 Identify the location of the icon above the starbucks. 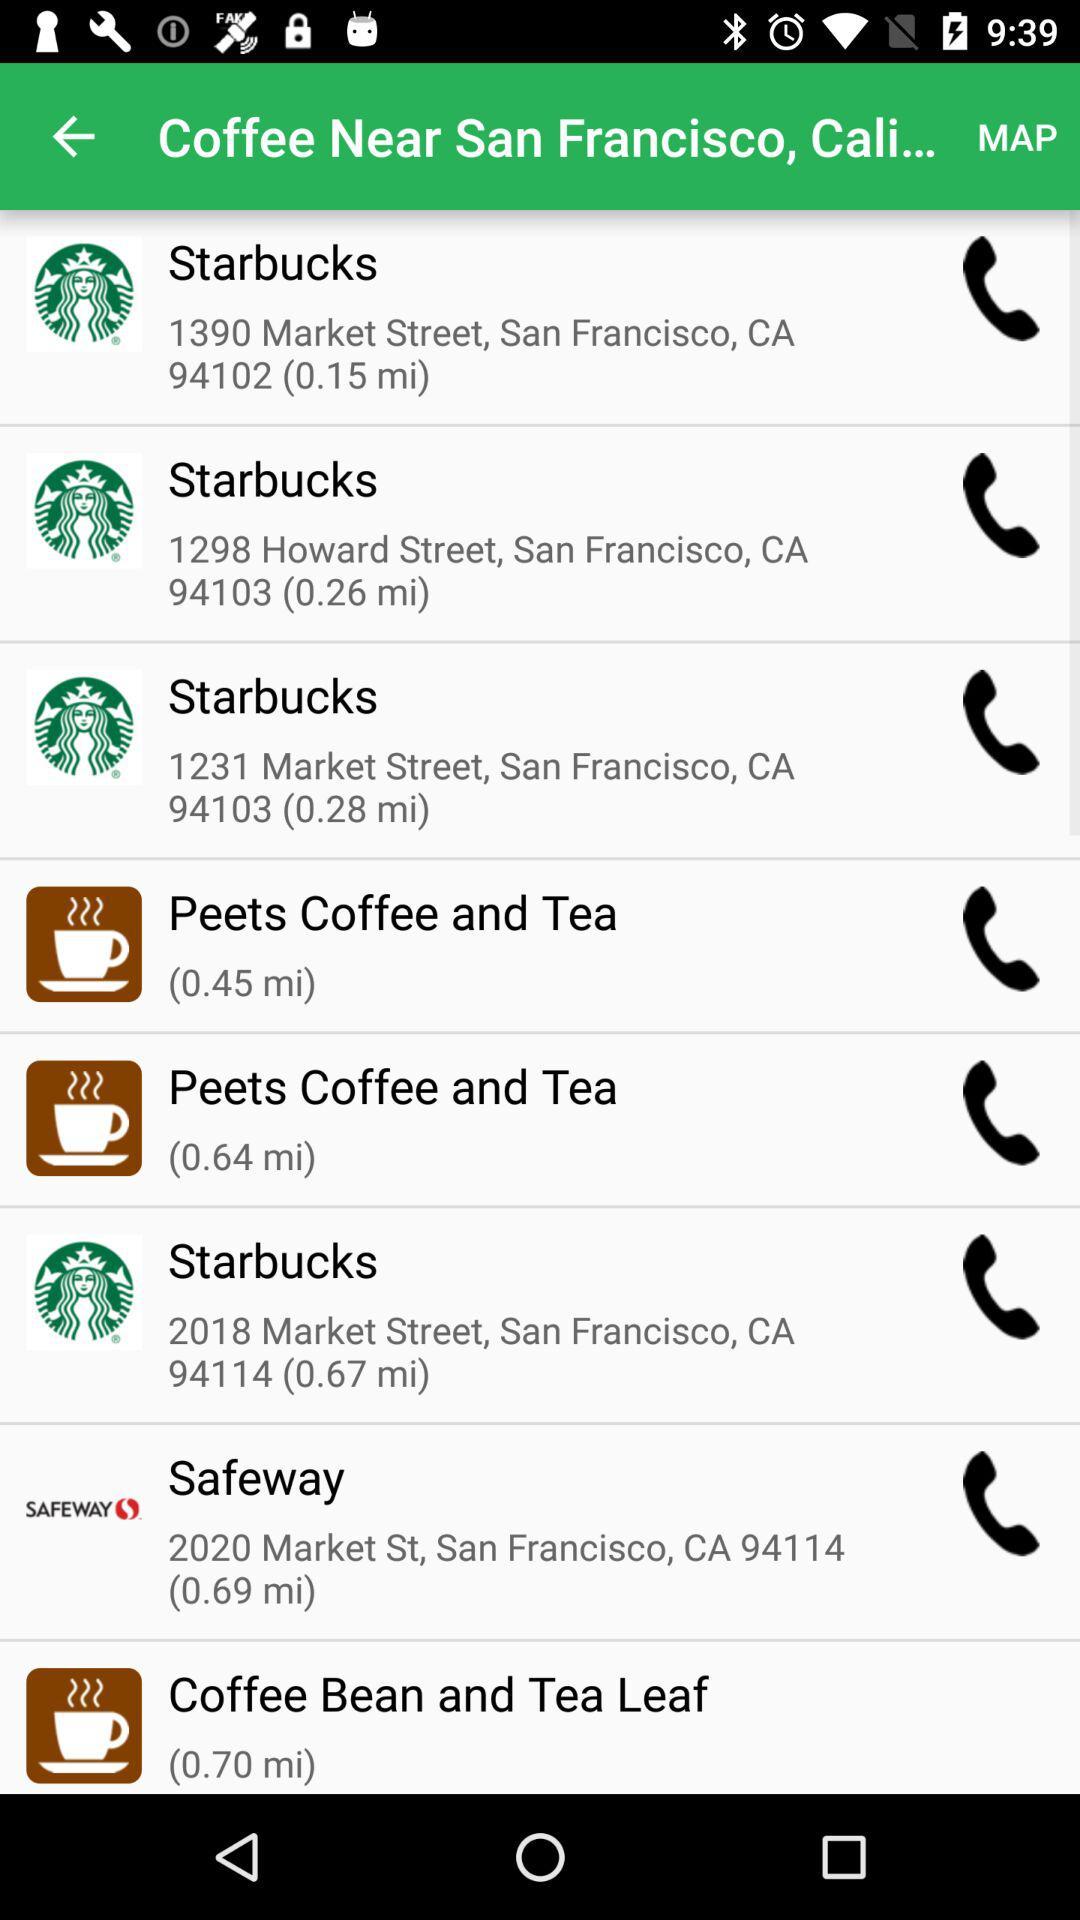
(524, 570).